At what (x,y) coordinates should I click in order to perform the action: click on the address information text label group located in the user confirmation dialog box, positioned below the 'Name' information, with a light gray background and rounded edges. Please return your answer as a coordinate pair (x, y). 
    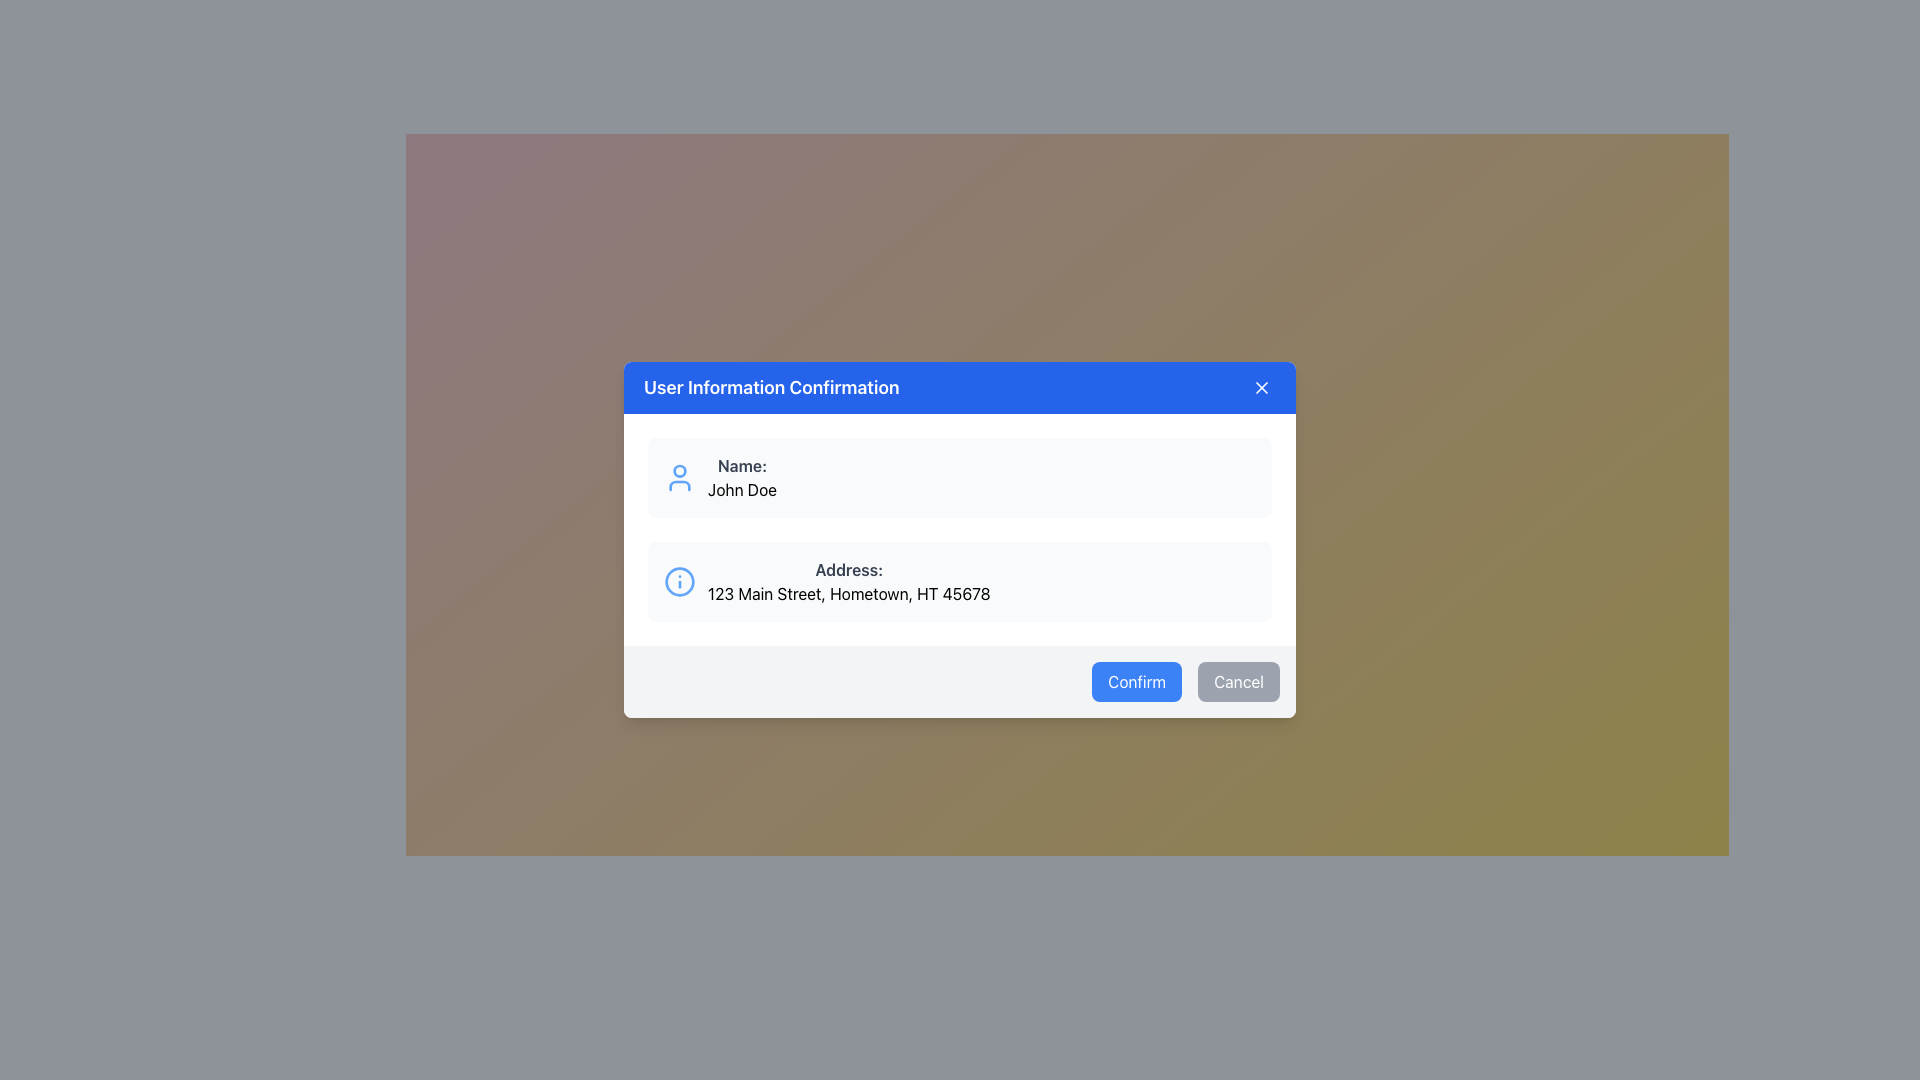
    Looking at the image, I should click on (849, 582).